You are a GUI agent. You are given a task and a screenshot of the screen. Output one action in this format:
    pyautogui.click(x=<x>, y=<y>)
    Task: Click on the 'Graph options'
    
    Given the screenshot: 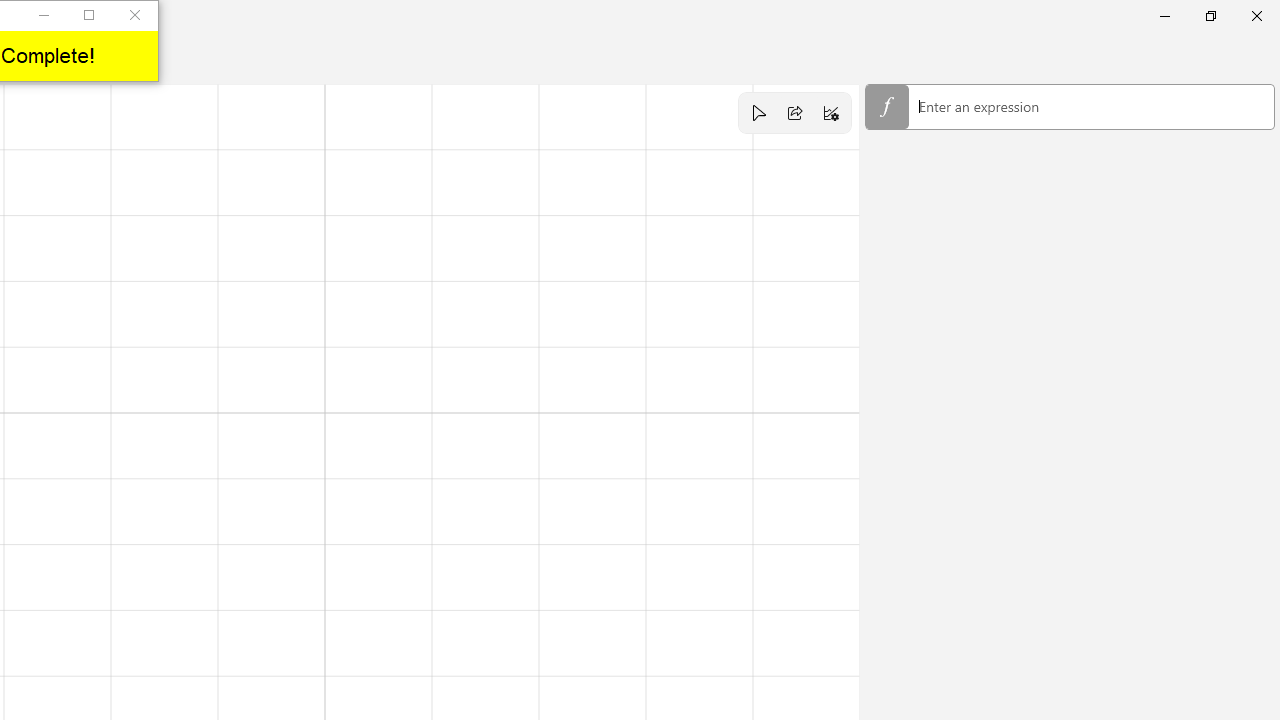 What is the action you would take?
    pyautogui.click(x=831, y=113)
    